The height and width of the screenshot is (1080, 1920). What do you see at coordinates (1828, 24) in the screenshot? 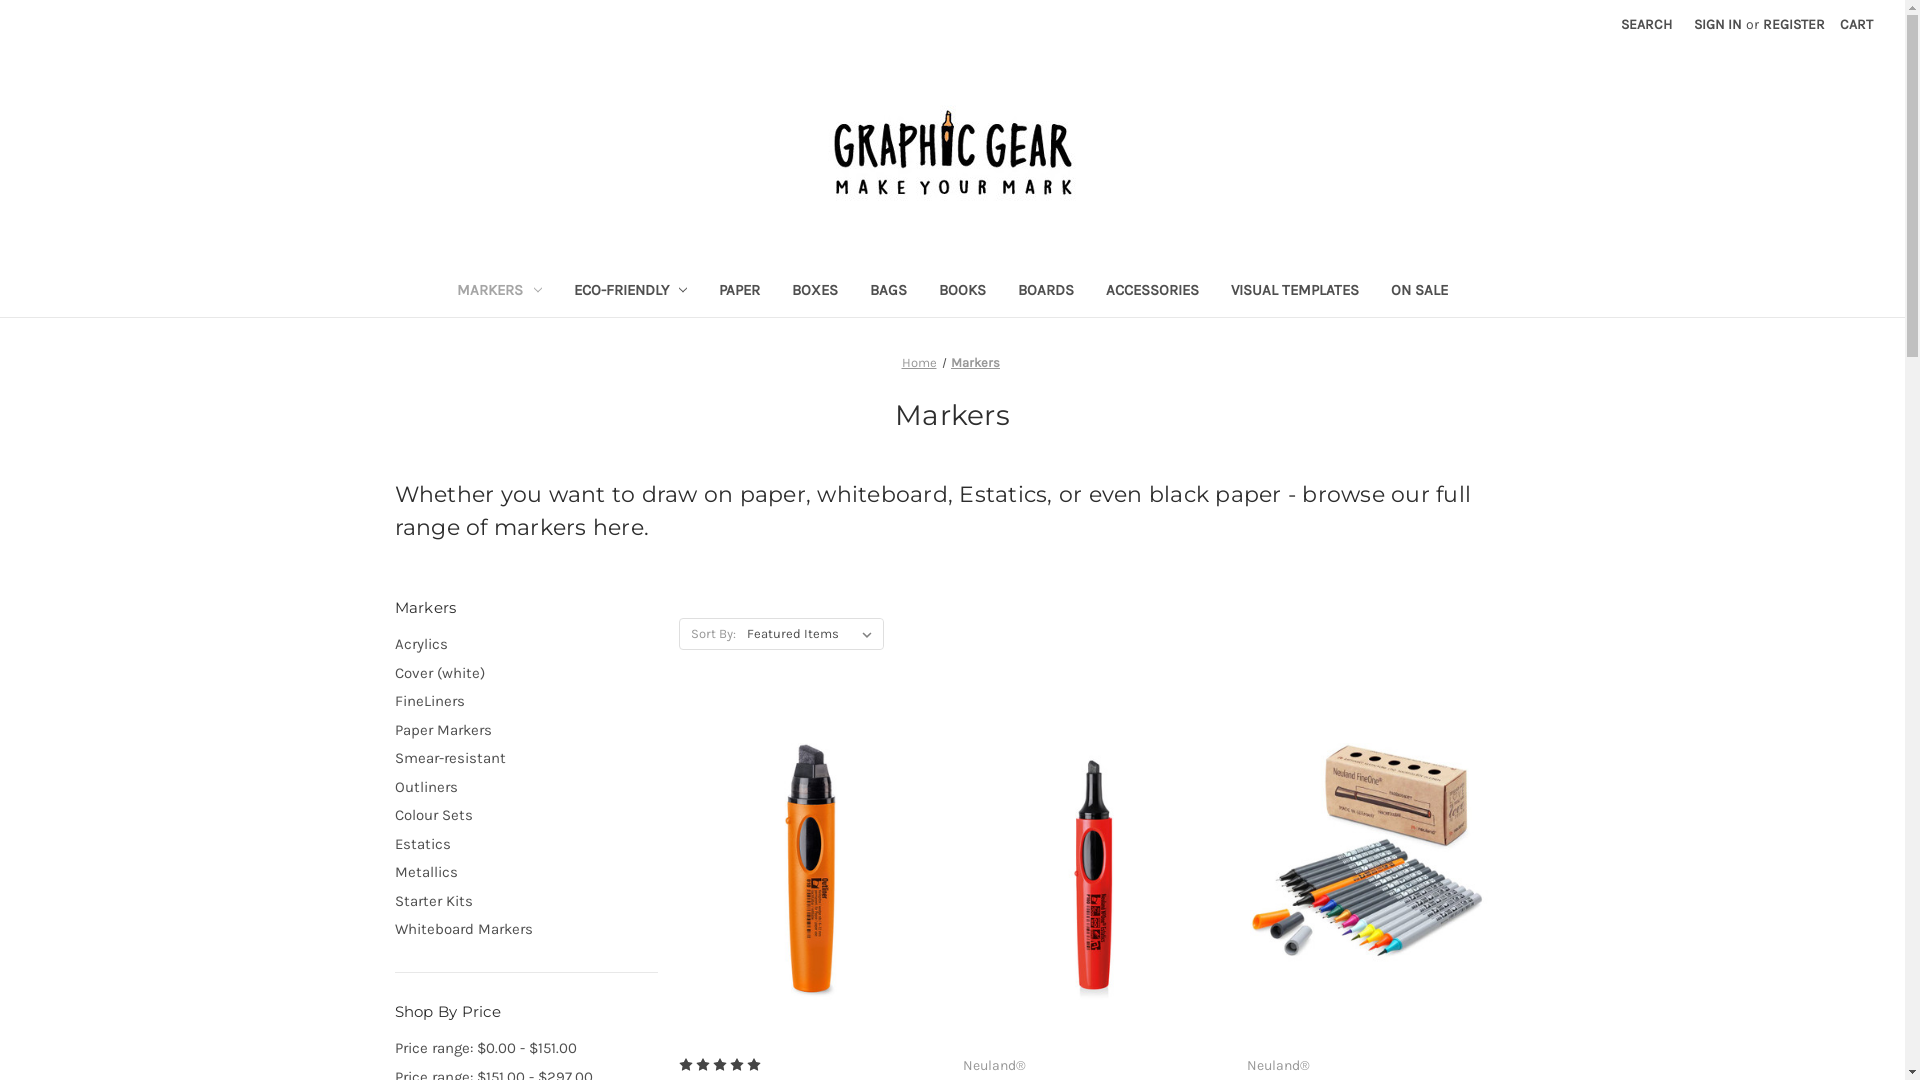
I see `'CART'` at bounding box center [1828, 24].